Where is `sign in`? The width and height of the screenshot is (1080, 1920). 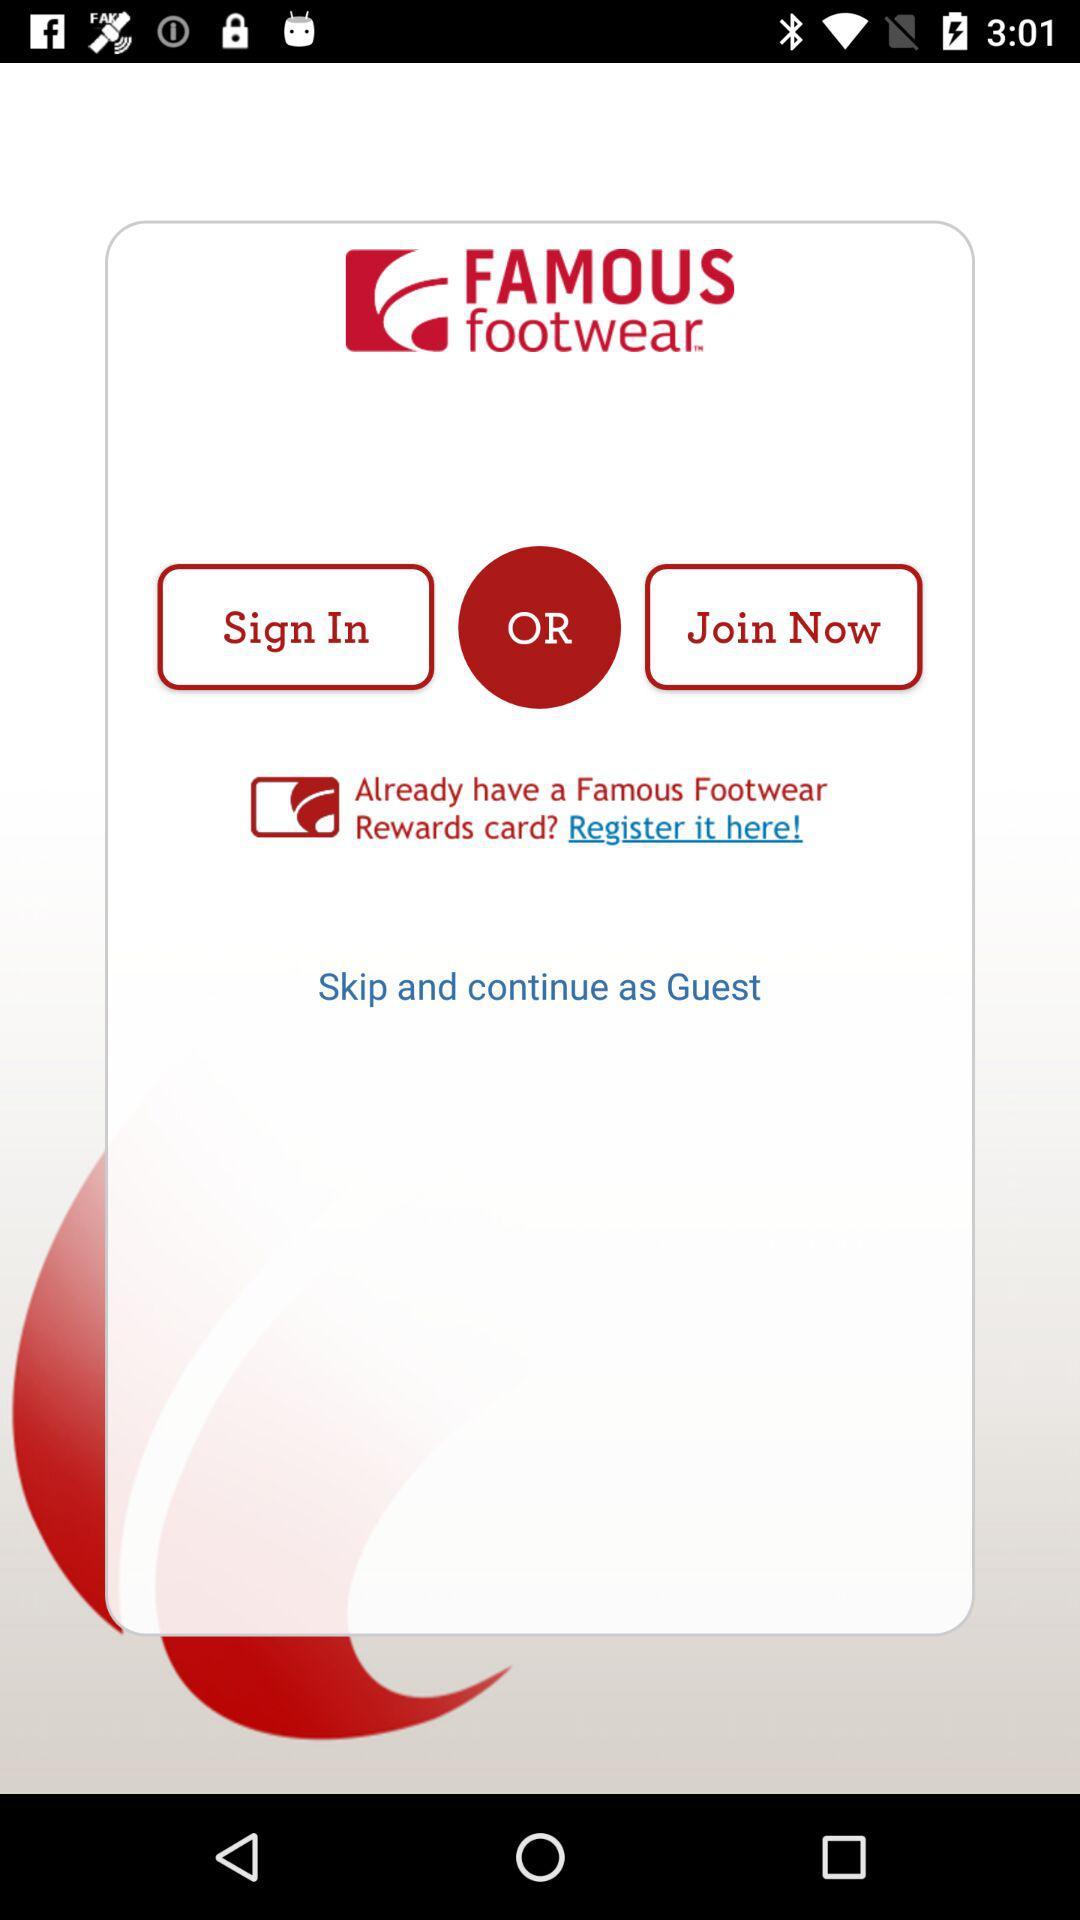
sign in is located at coordinates (295, 626).